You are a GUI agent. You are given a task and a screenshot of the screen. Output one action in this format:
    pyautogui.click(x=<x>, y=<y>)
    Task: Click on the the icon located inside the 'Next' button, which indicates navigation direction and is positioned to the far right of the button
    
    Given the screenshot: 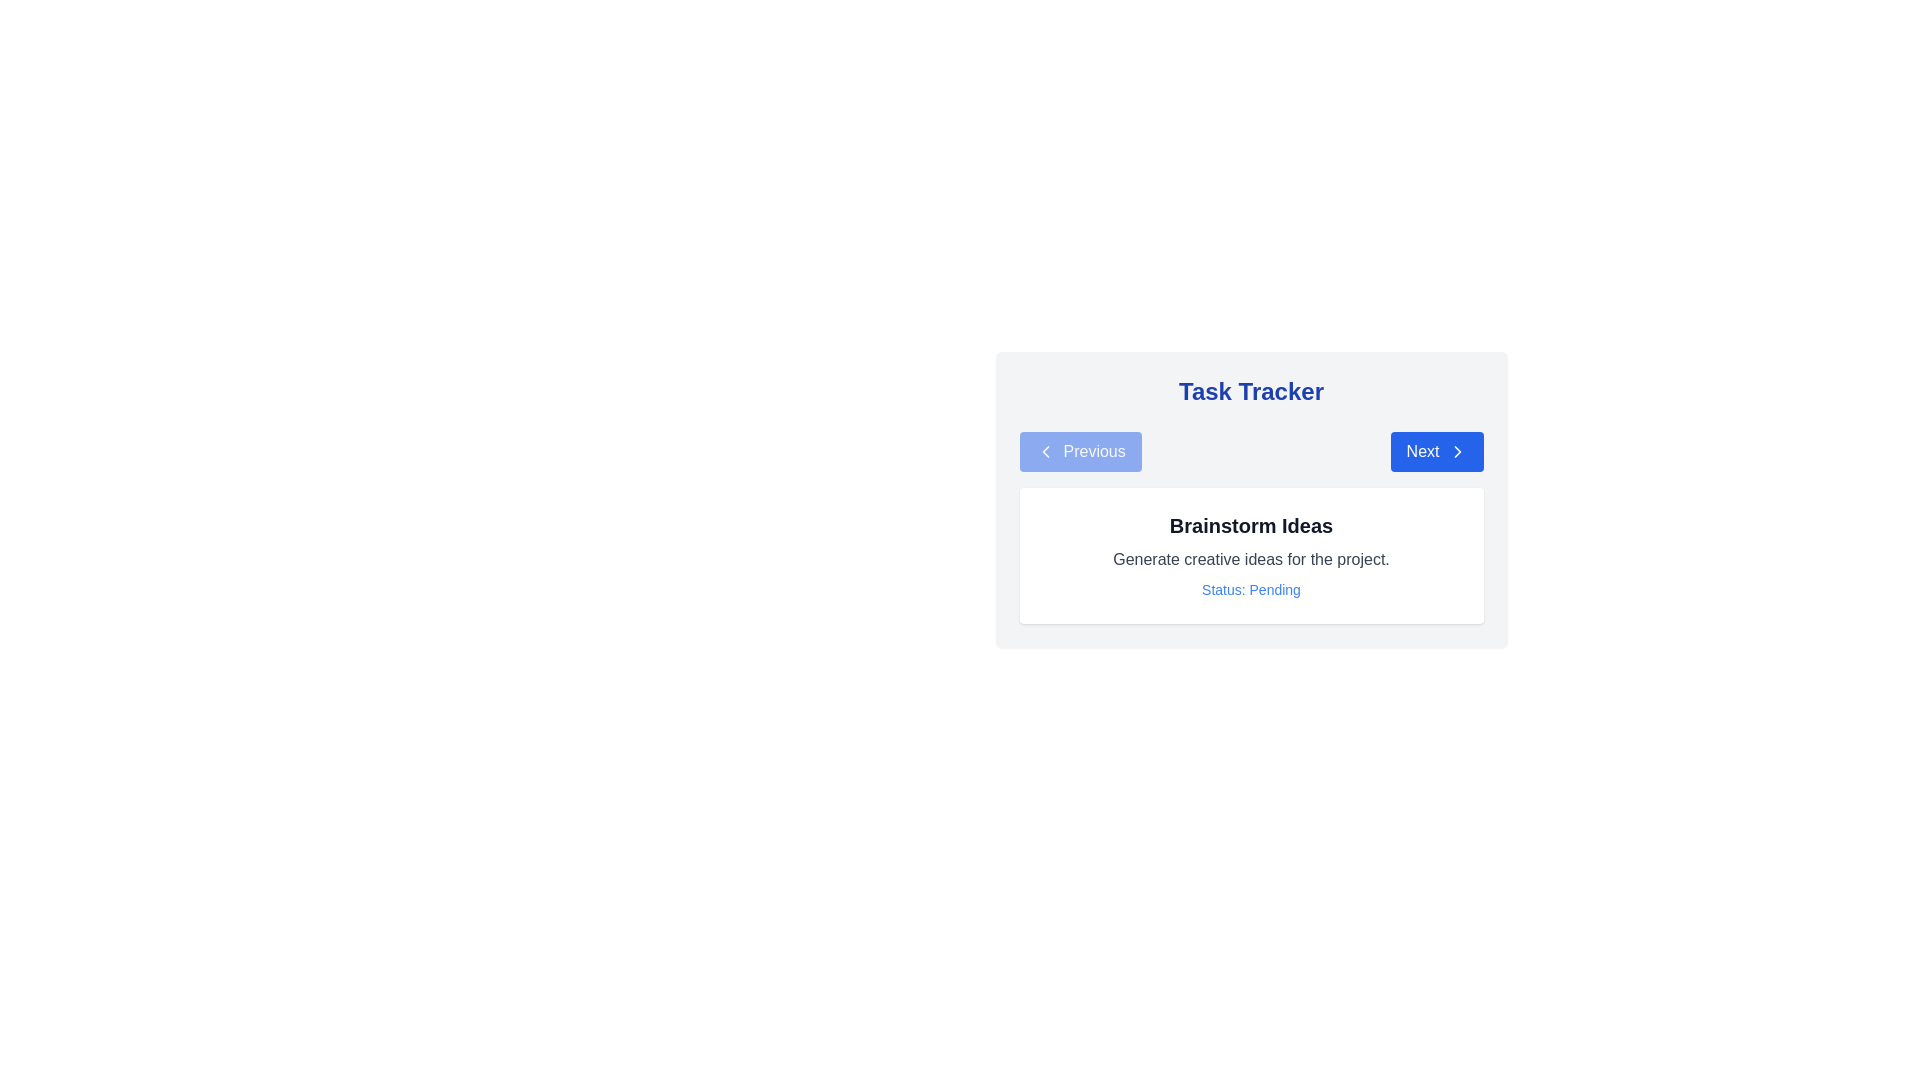 What is the action you would take?
    pyautogui.click(x=1457, y=451)
    